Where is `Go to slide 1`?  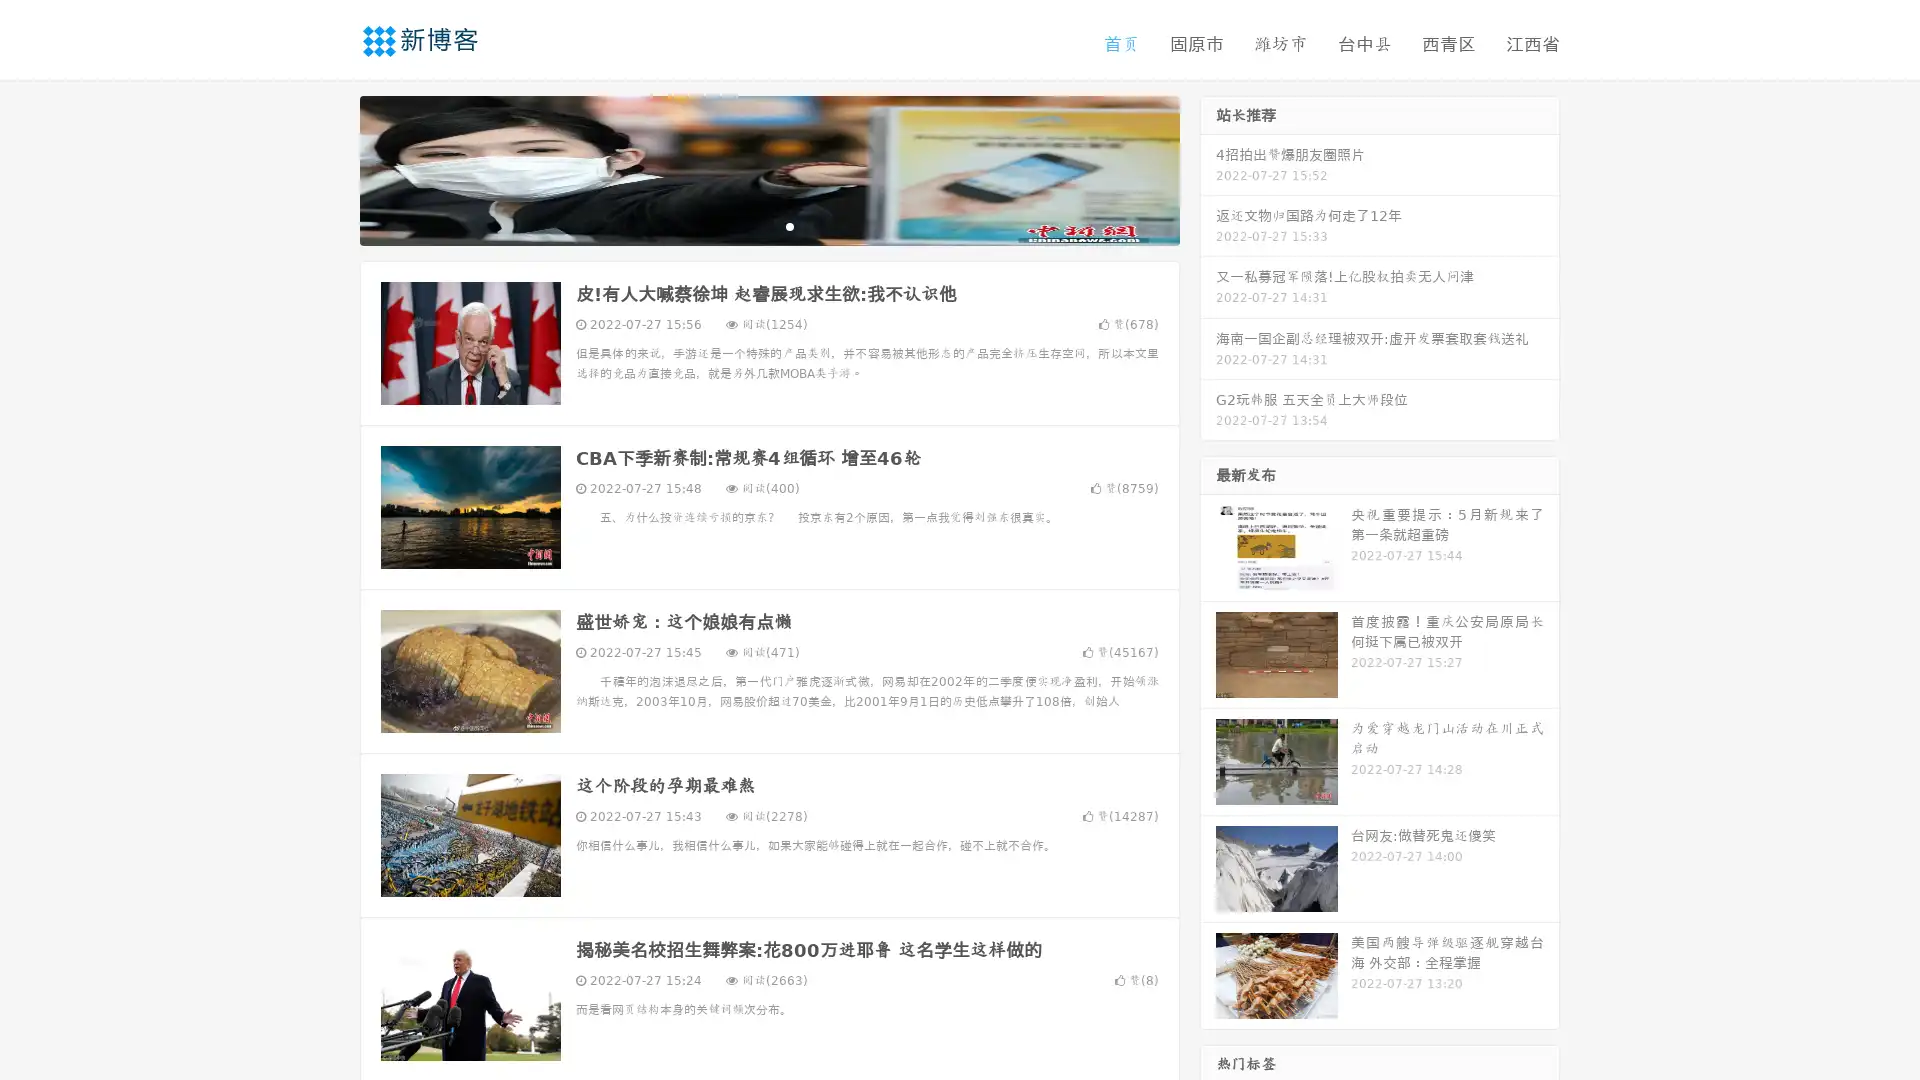
Go to slide 1 is located at coordinates (748, 225).